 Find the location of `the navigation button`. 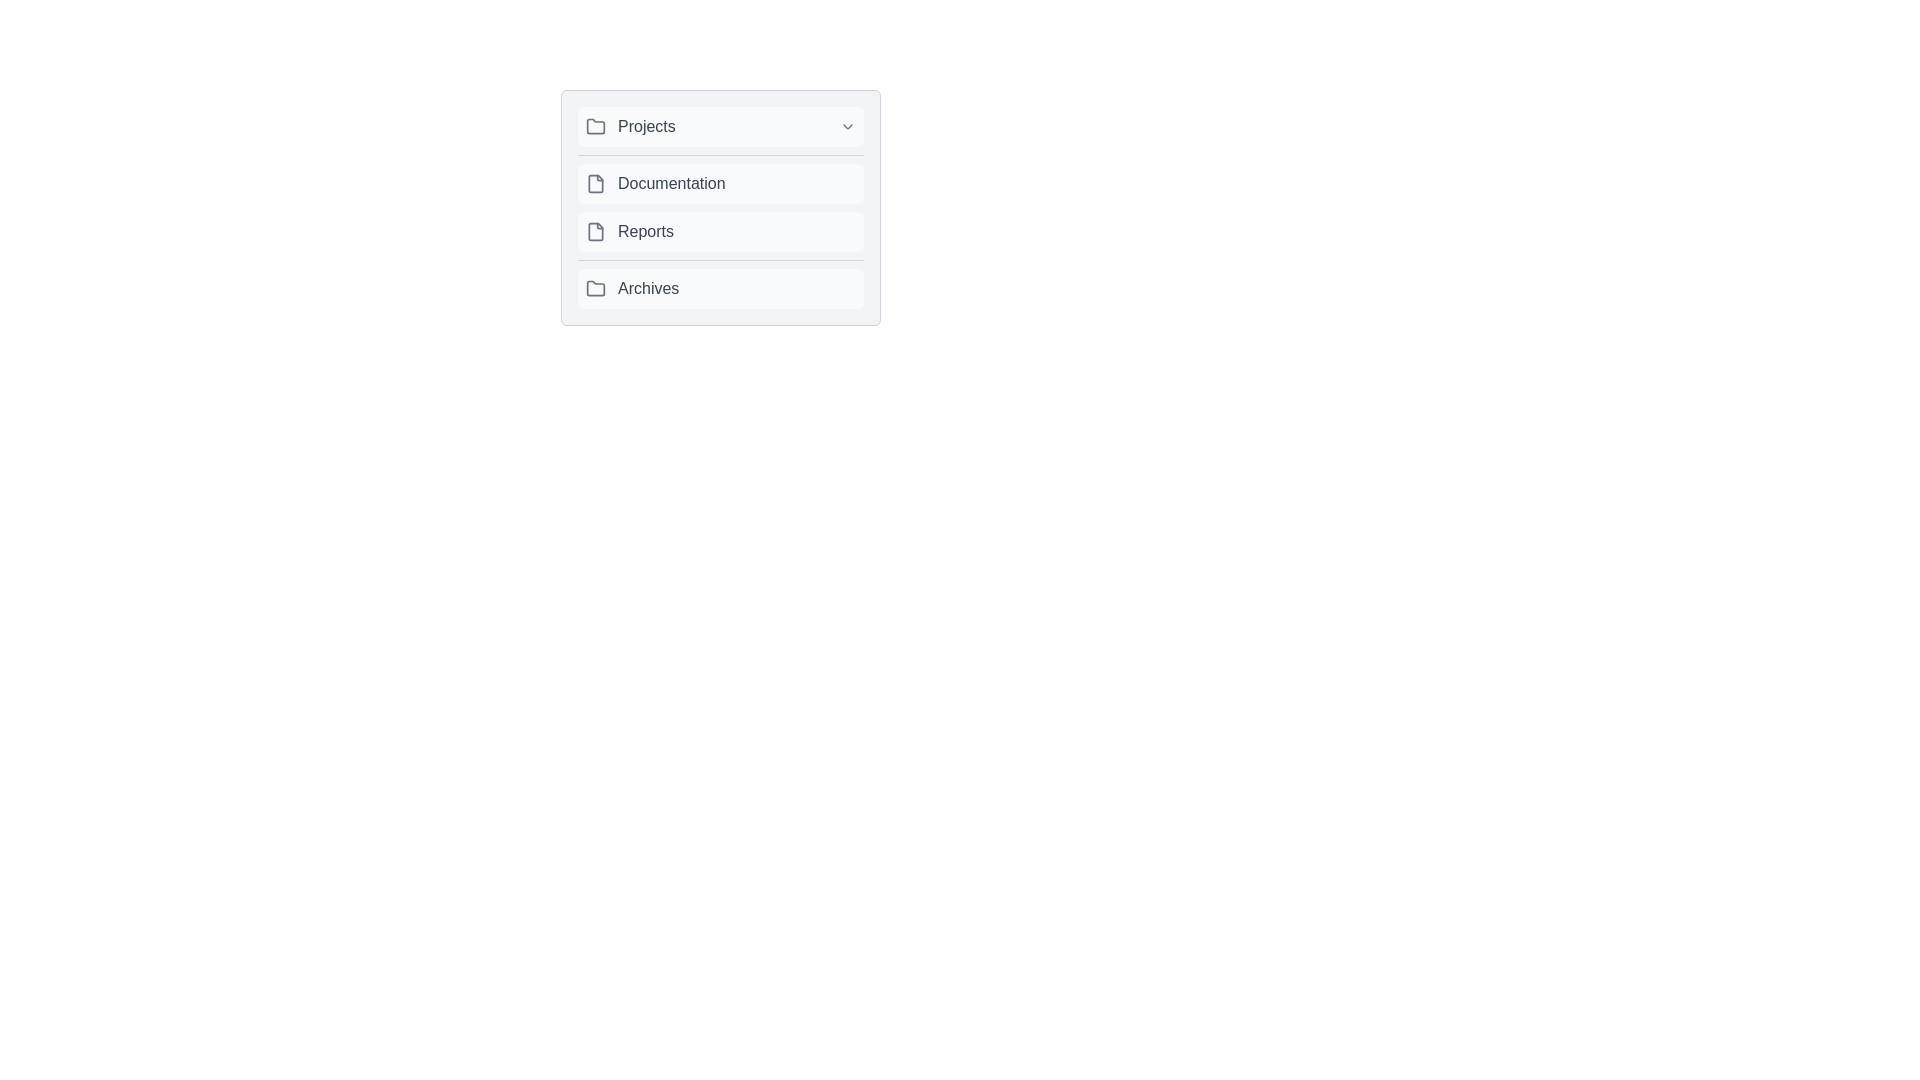

the navigation button is located at coordinates (720, 289).